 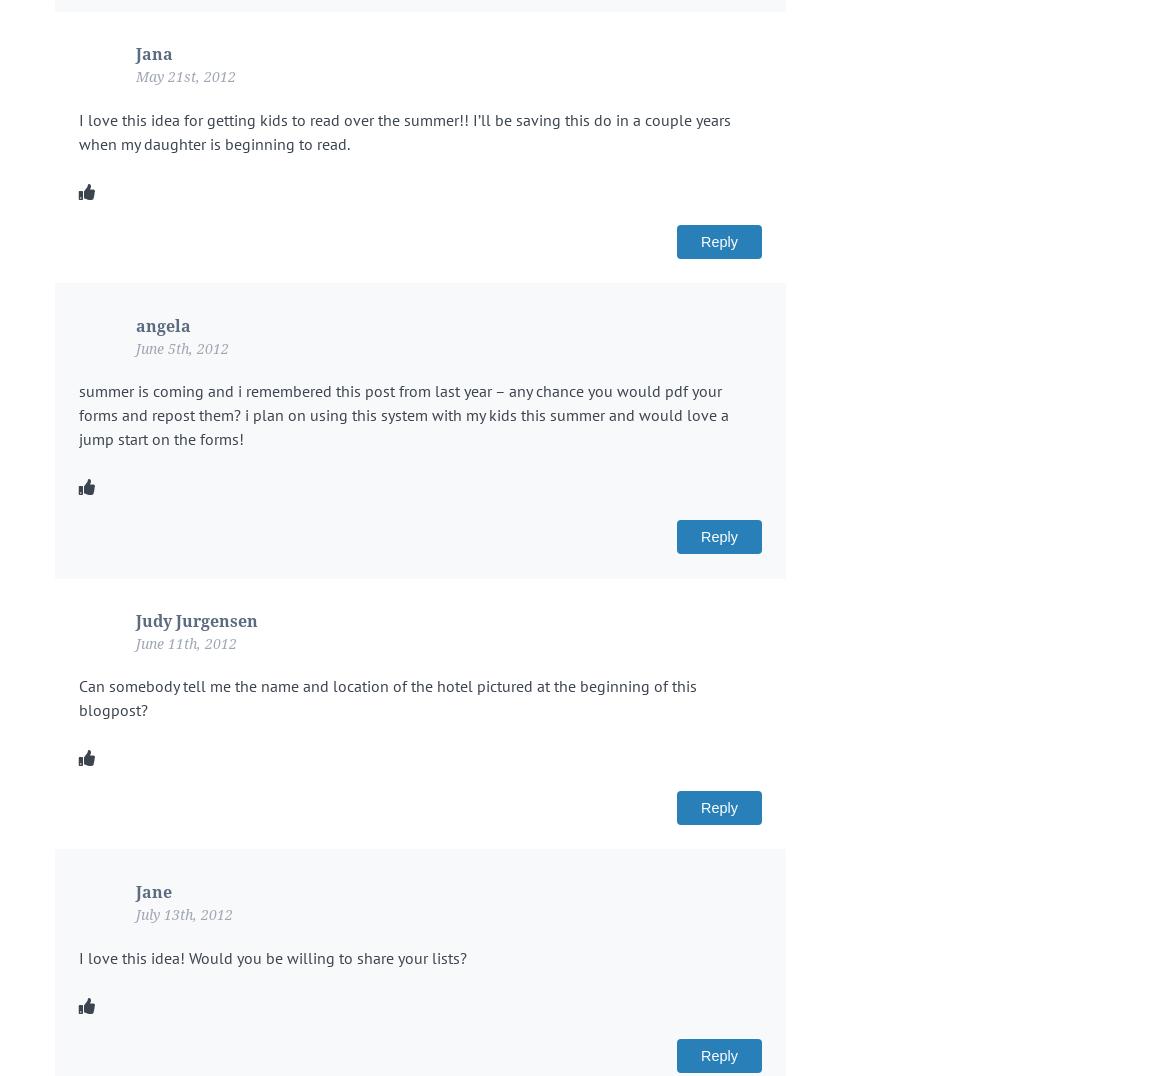 What do you see at coordinates (153, 54) in the screenshot?
I see `'Jana'` at bounding box center [153, 54].